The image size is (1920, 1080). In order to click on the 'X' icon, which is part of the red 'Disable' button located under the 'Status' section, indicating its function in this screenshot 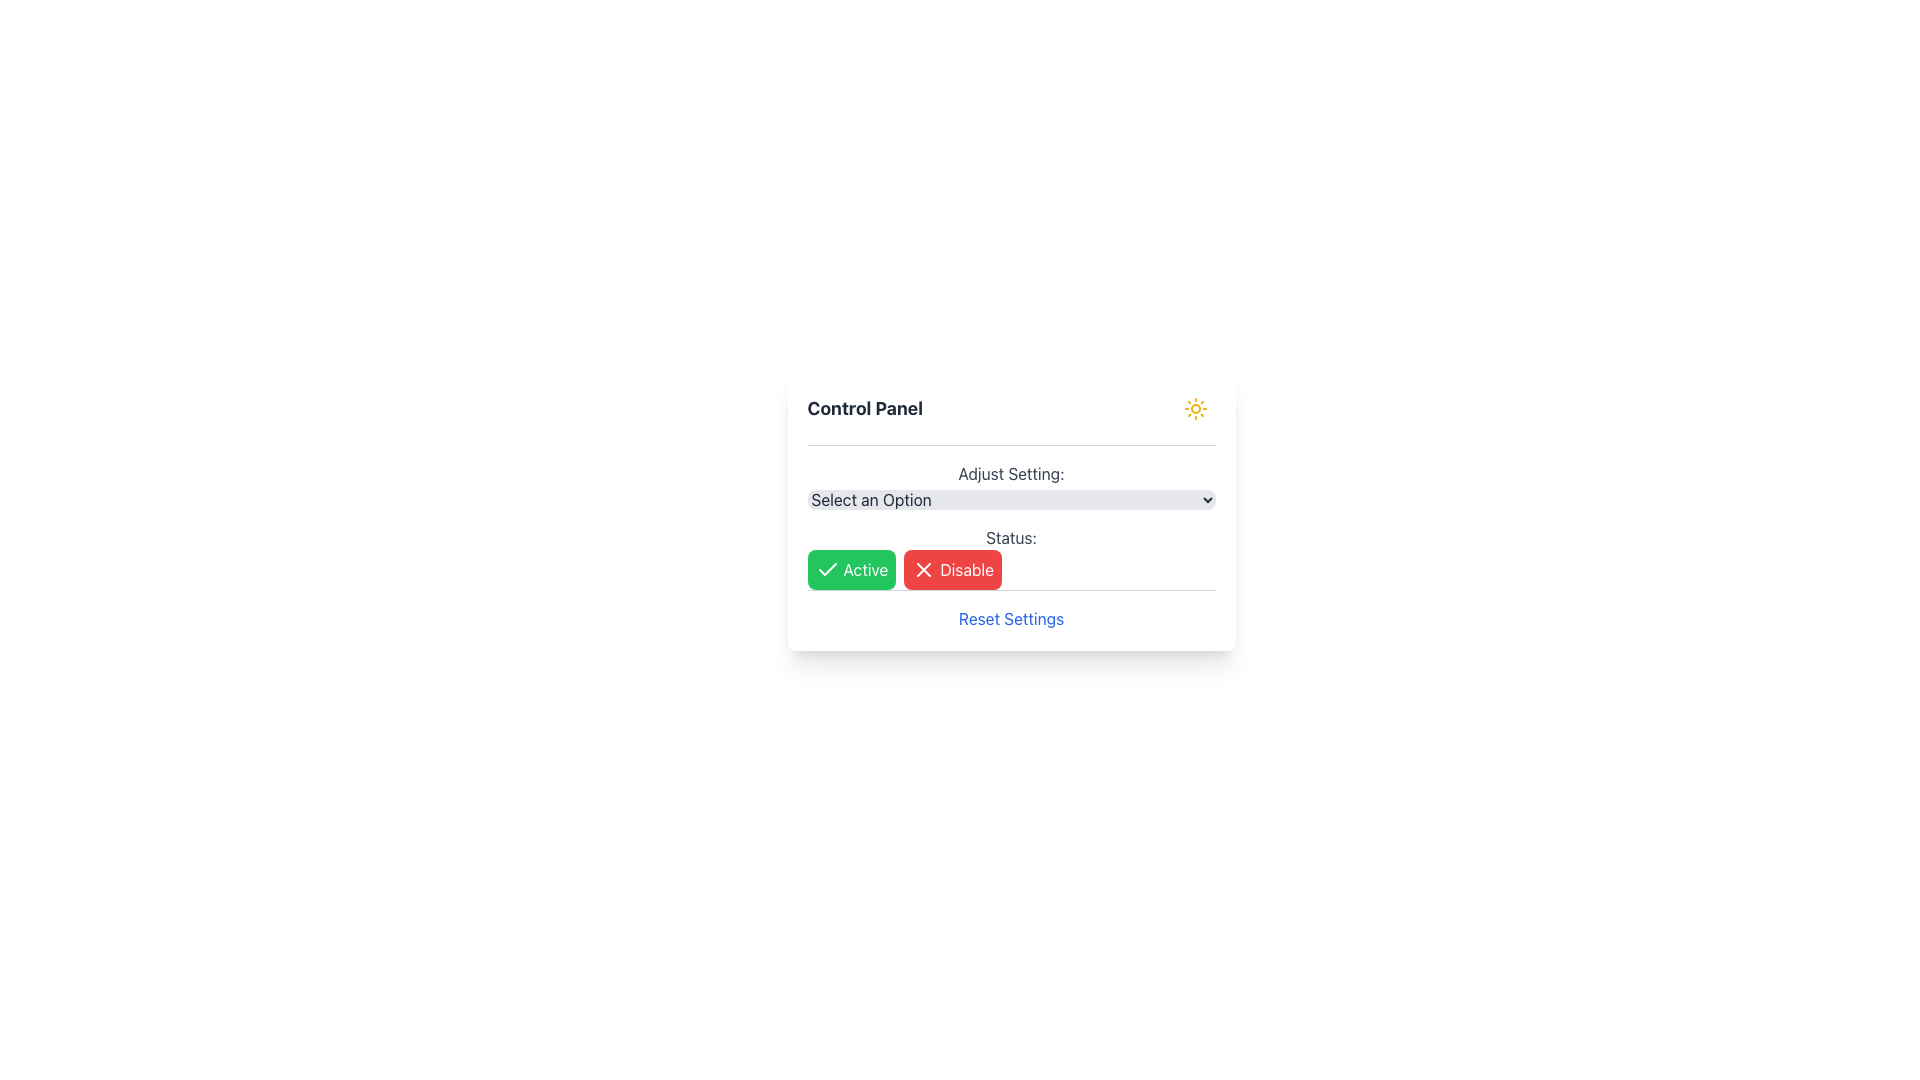, I will do `click(923, 570)`.